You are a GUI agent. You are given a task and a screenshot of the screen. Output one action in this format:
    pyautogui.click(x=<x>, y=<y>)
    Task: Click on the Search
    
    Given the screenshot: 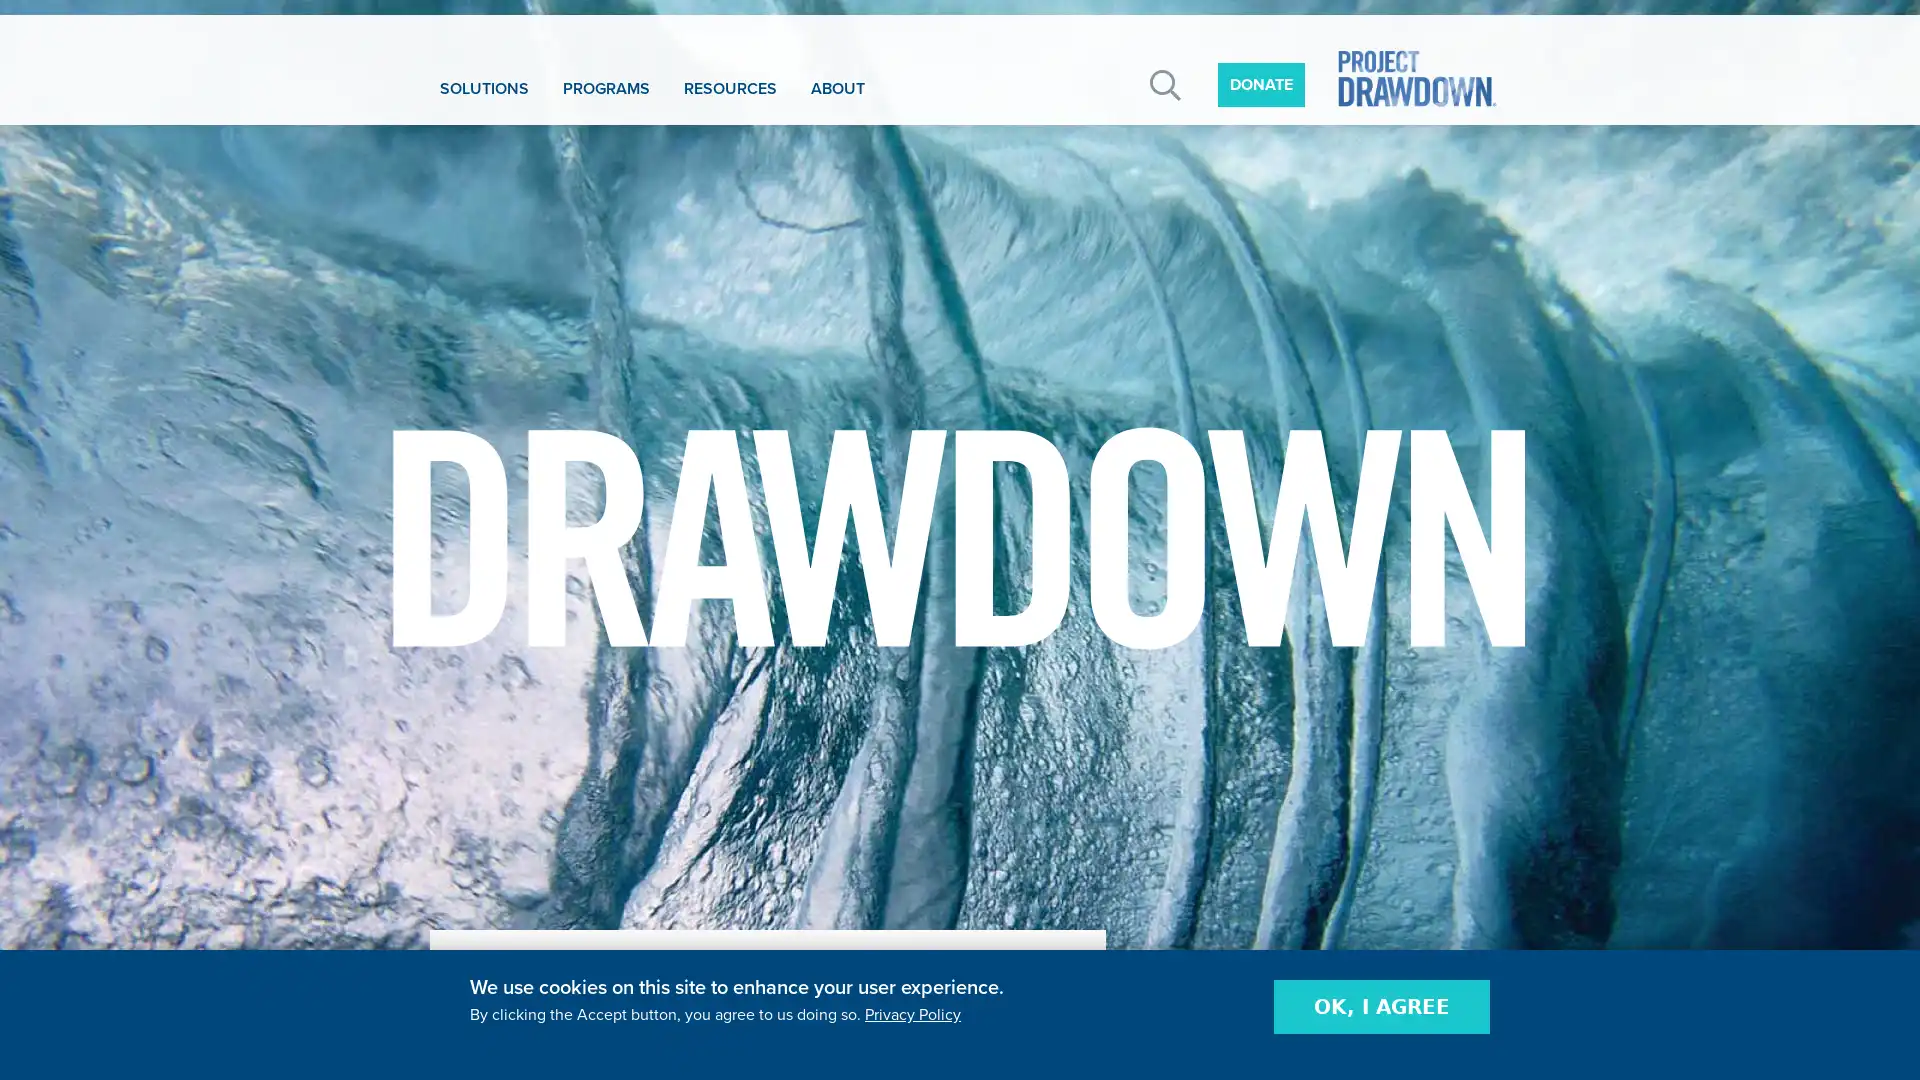 What is the action you would take?
    pyautogui.click(x=1165, y=84)
    